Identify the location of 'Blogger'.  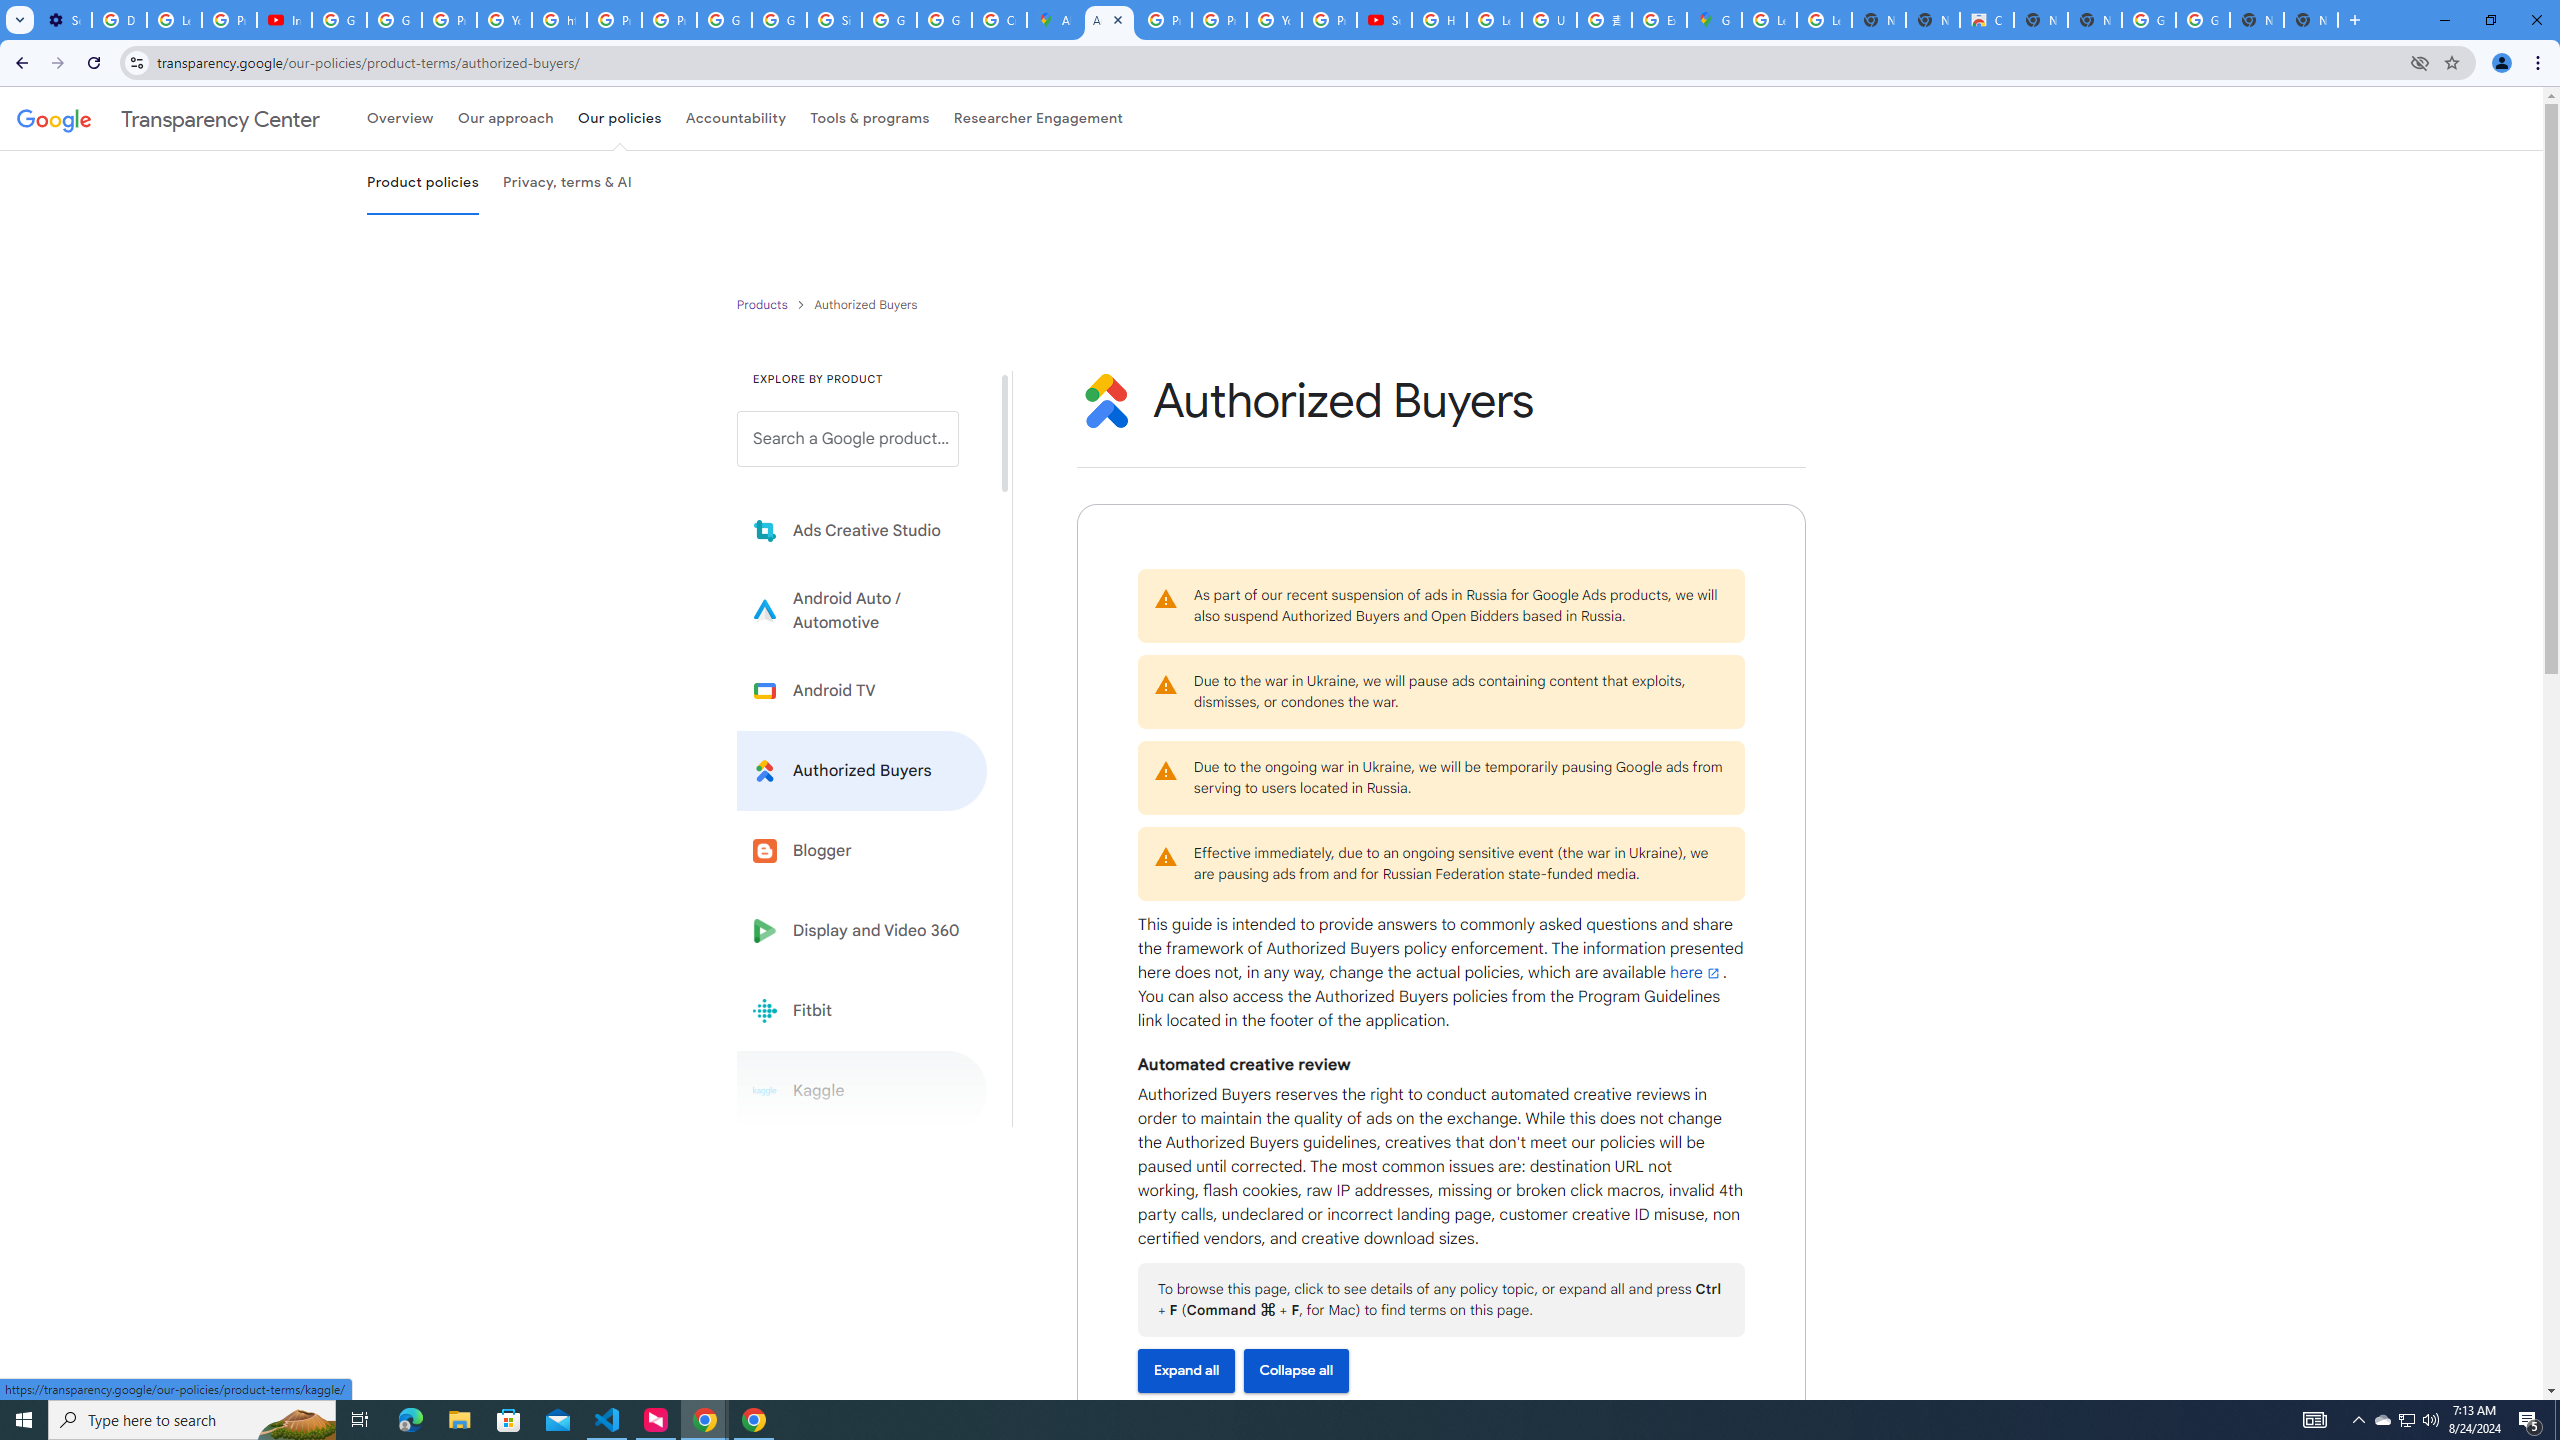
(861, 850).